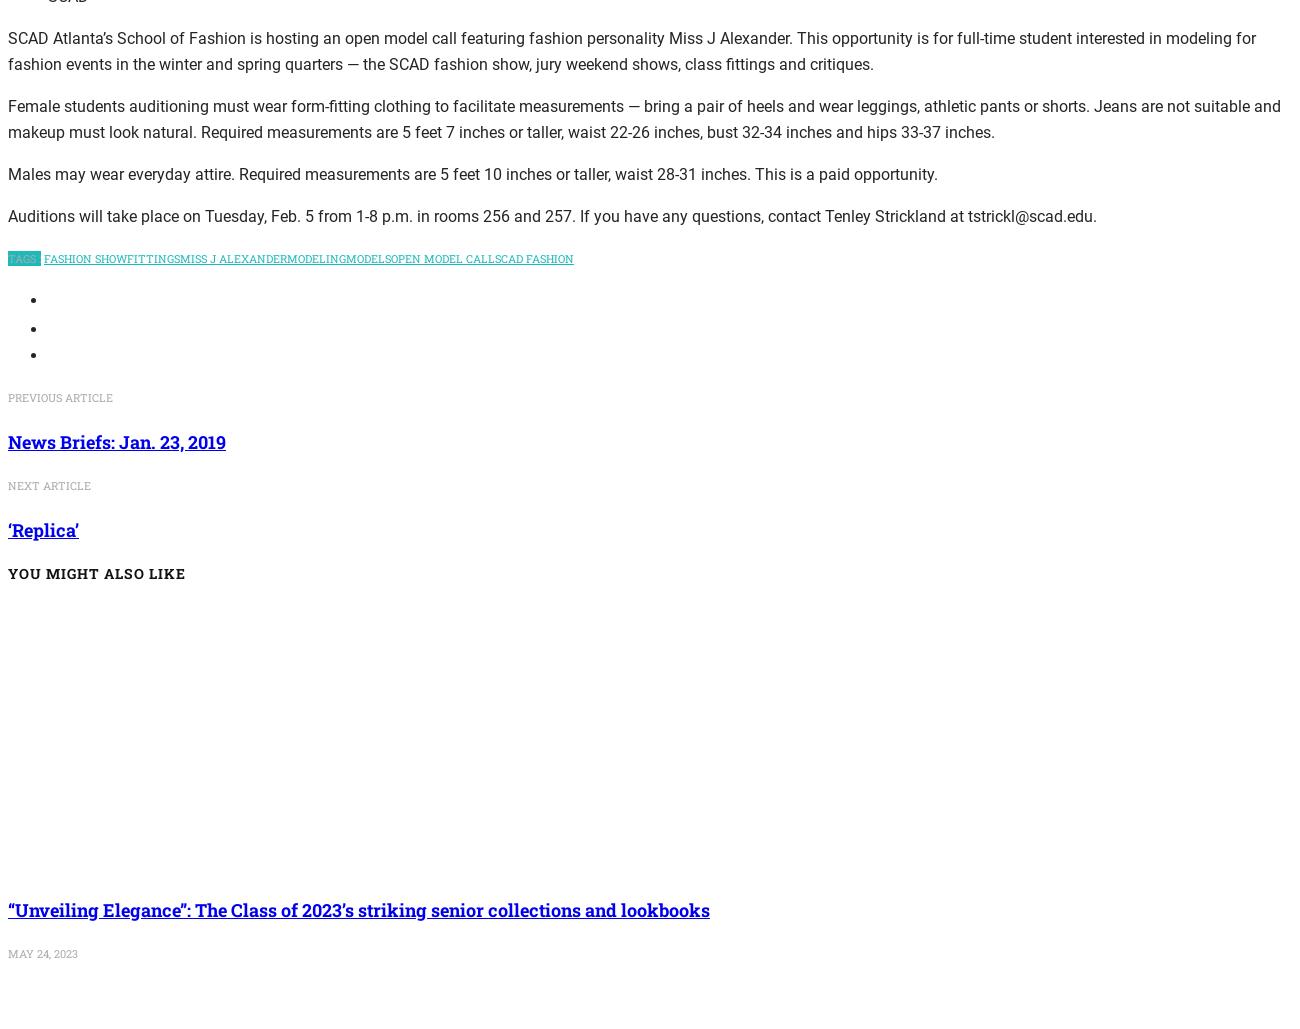 The image size is (1300, 1029). I want to click on 'Auditions will take place on Tuesday, Feb. 5 from 1-8 p.m. in rooms 256 and 257. If you have any questions, contact Tenley Strickland at tstrickl@scad.edu.', so click(551, 215).